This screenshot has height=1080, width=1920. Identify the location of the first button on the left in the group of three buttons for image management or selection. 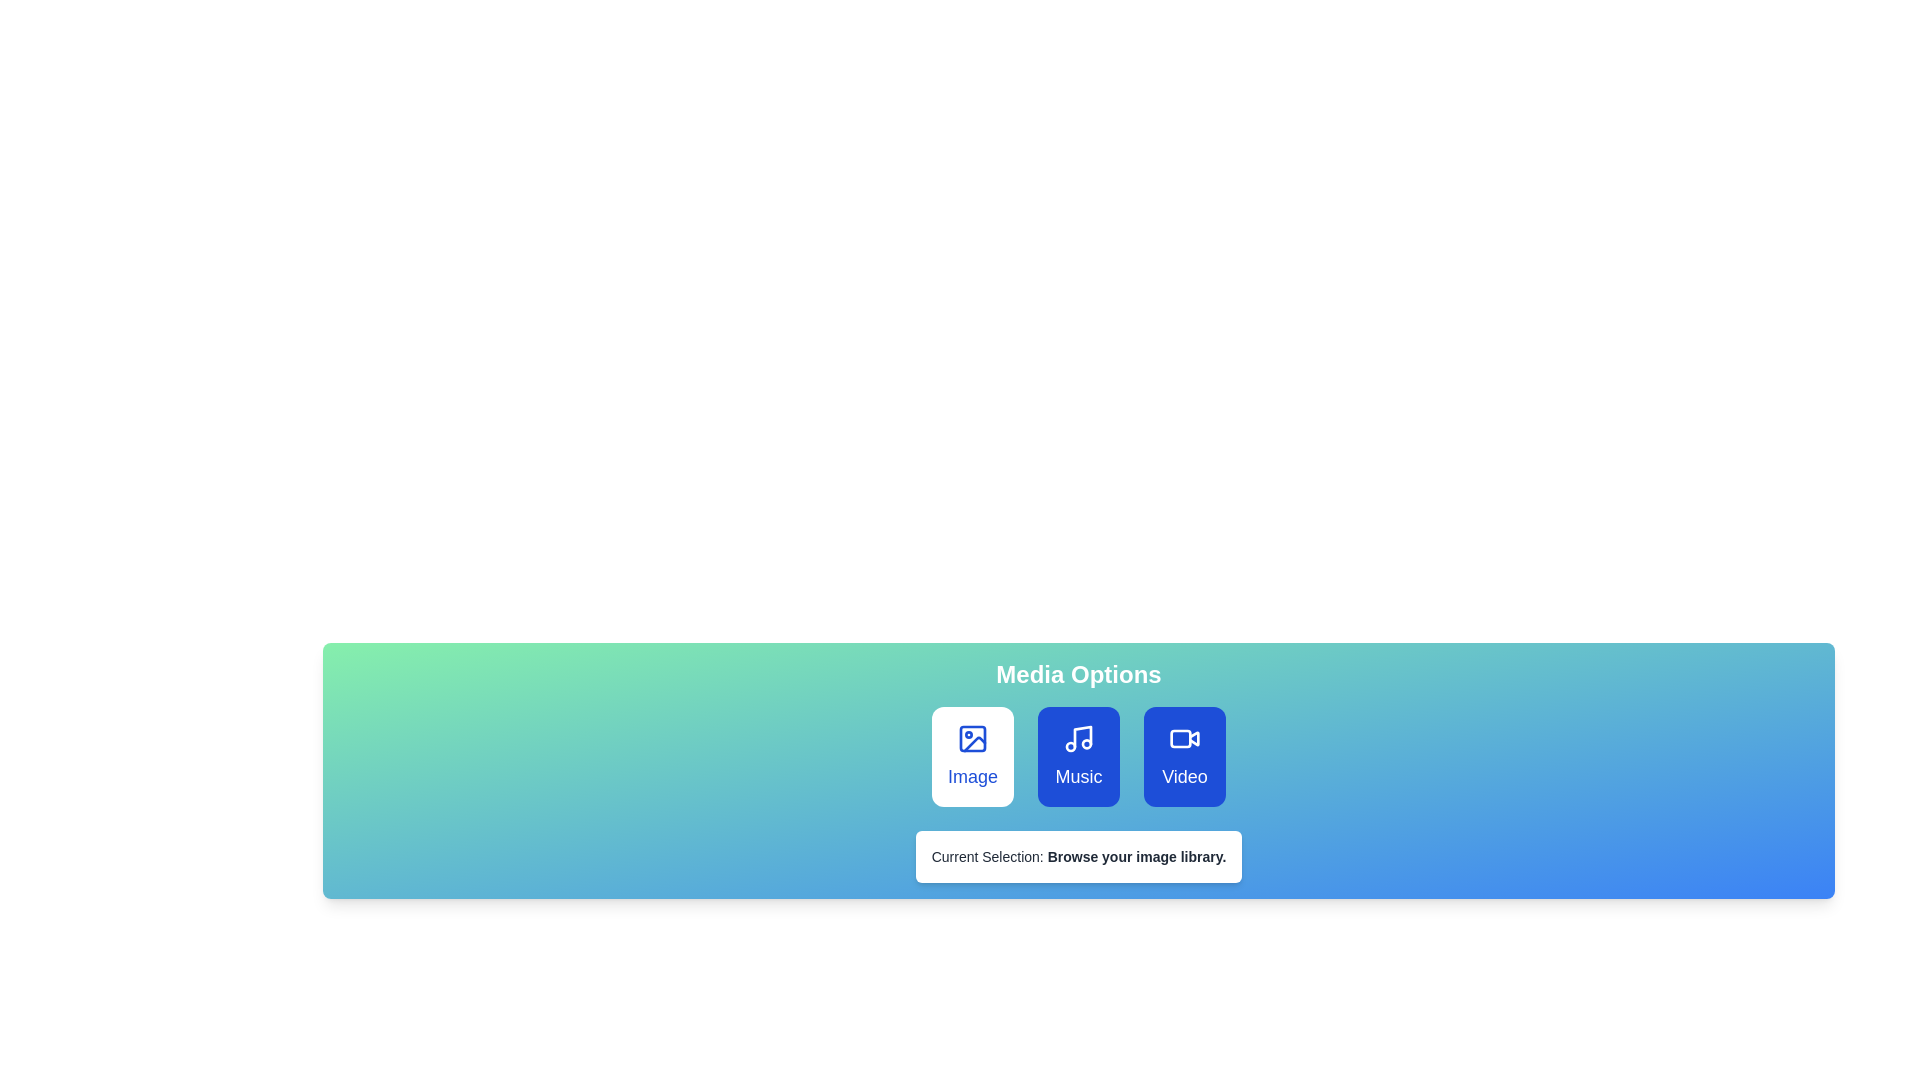
(973, 756).